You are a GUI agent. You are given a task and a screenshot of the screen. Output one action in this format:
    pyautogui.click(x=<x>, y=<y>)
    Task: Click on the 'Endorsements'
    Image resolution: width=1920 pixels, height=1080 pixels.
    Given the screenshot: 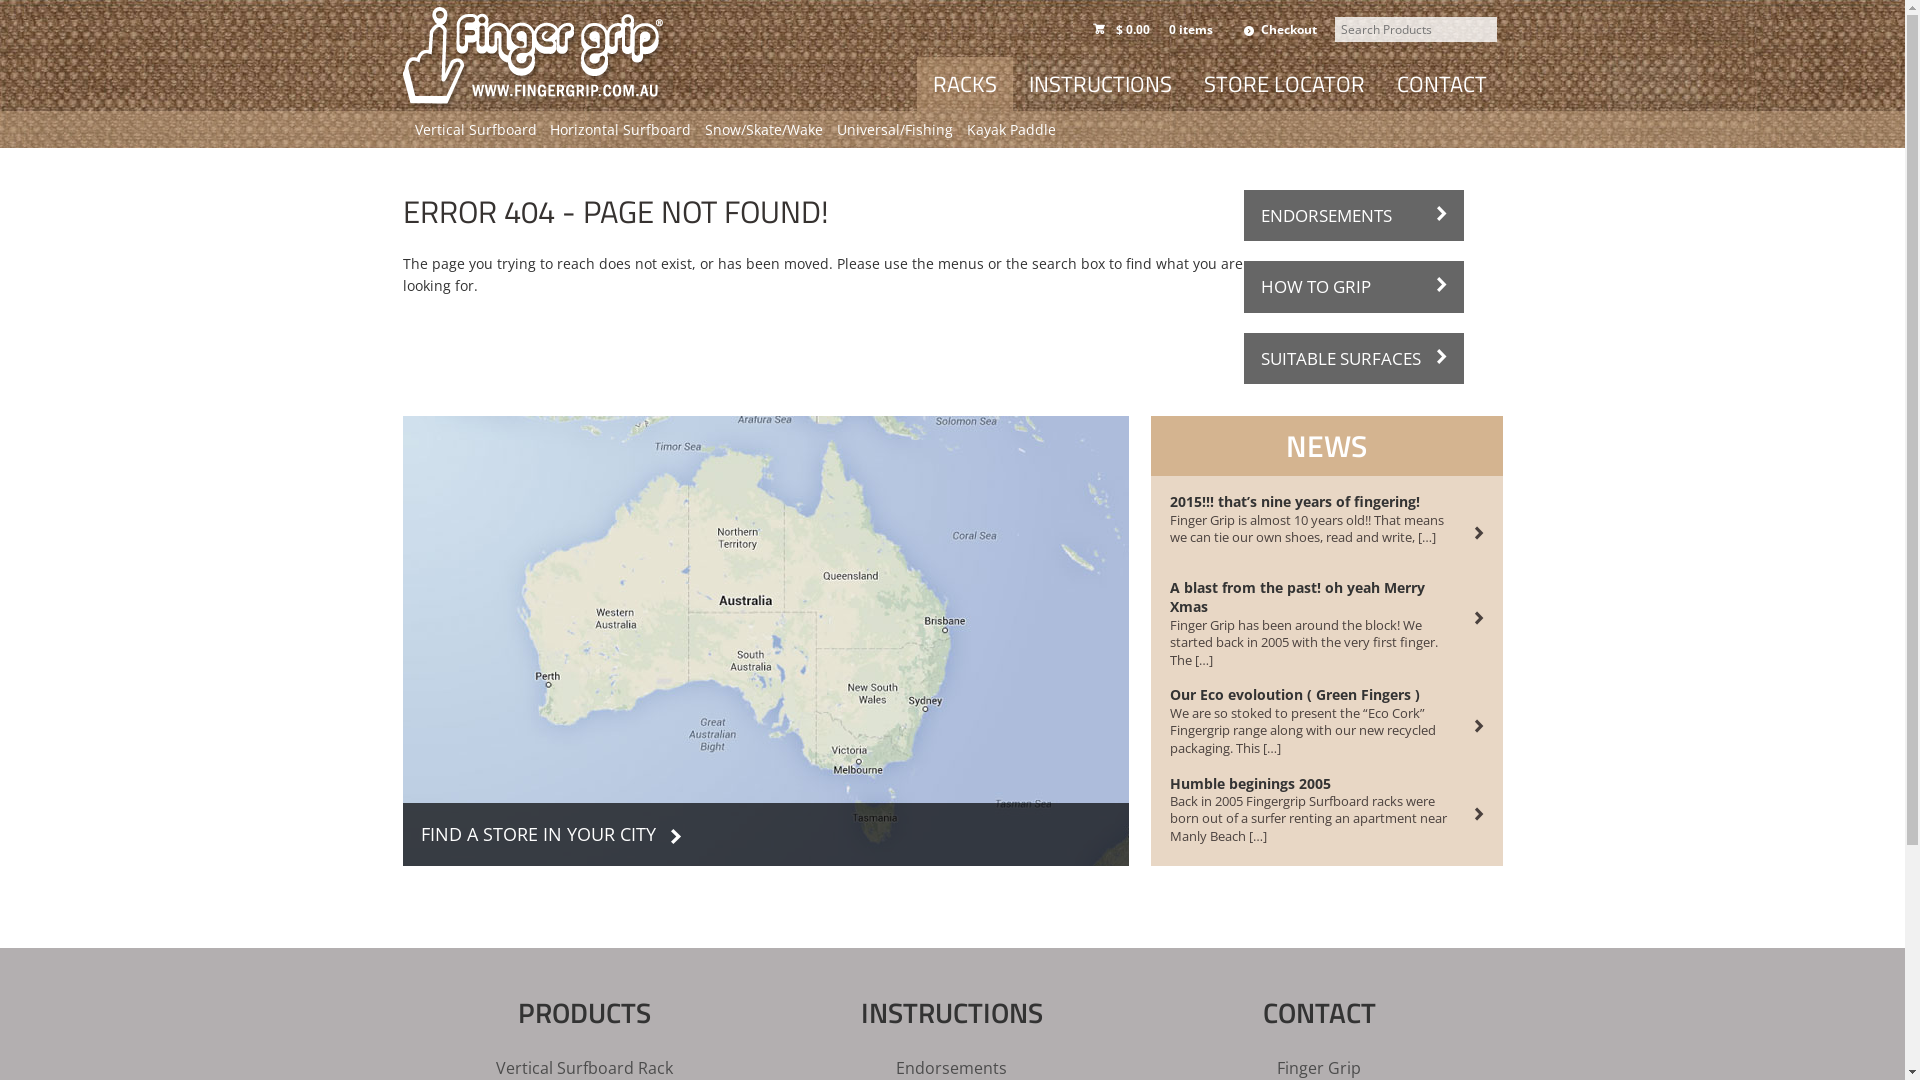 What is the action you would take?
    pyautogui.click(x=950, y=1066)
    